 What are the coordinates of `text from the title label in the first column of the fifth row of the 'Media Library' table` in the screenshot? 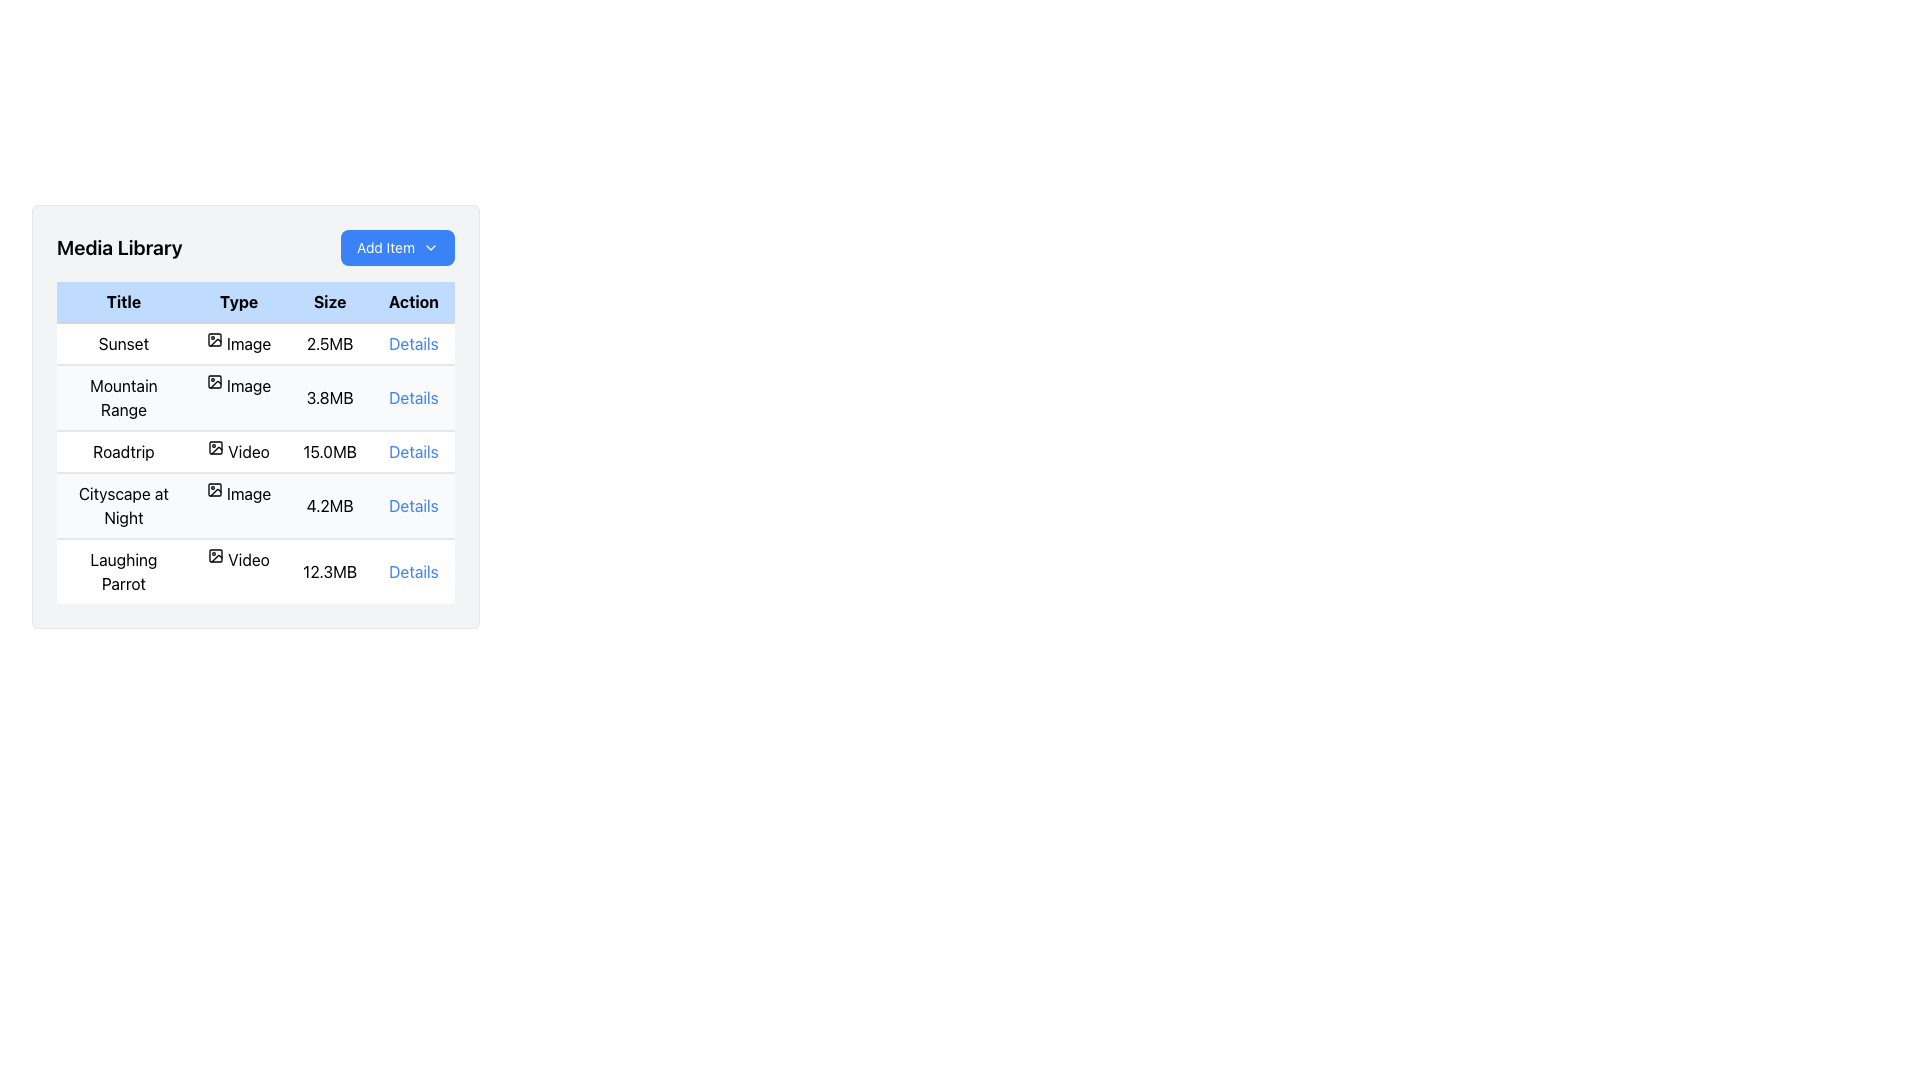 It's located at (122, 571).